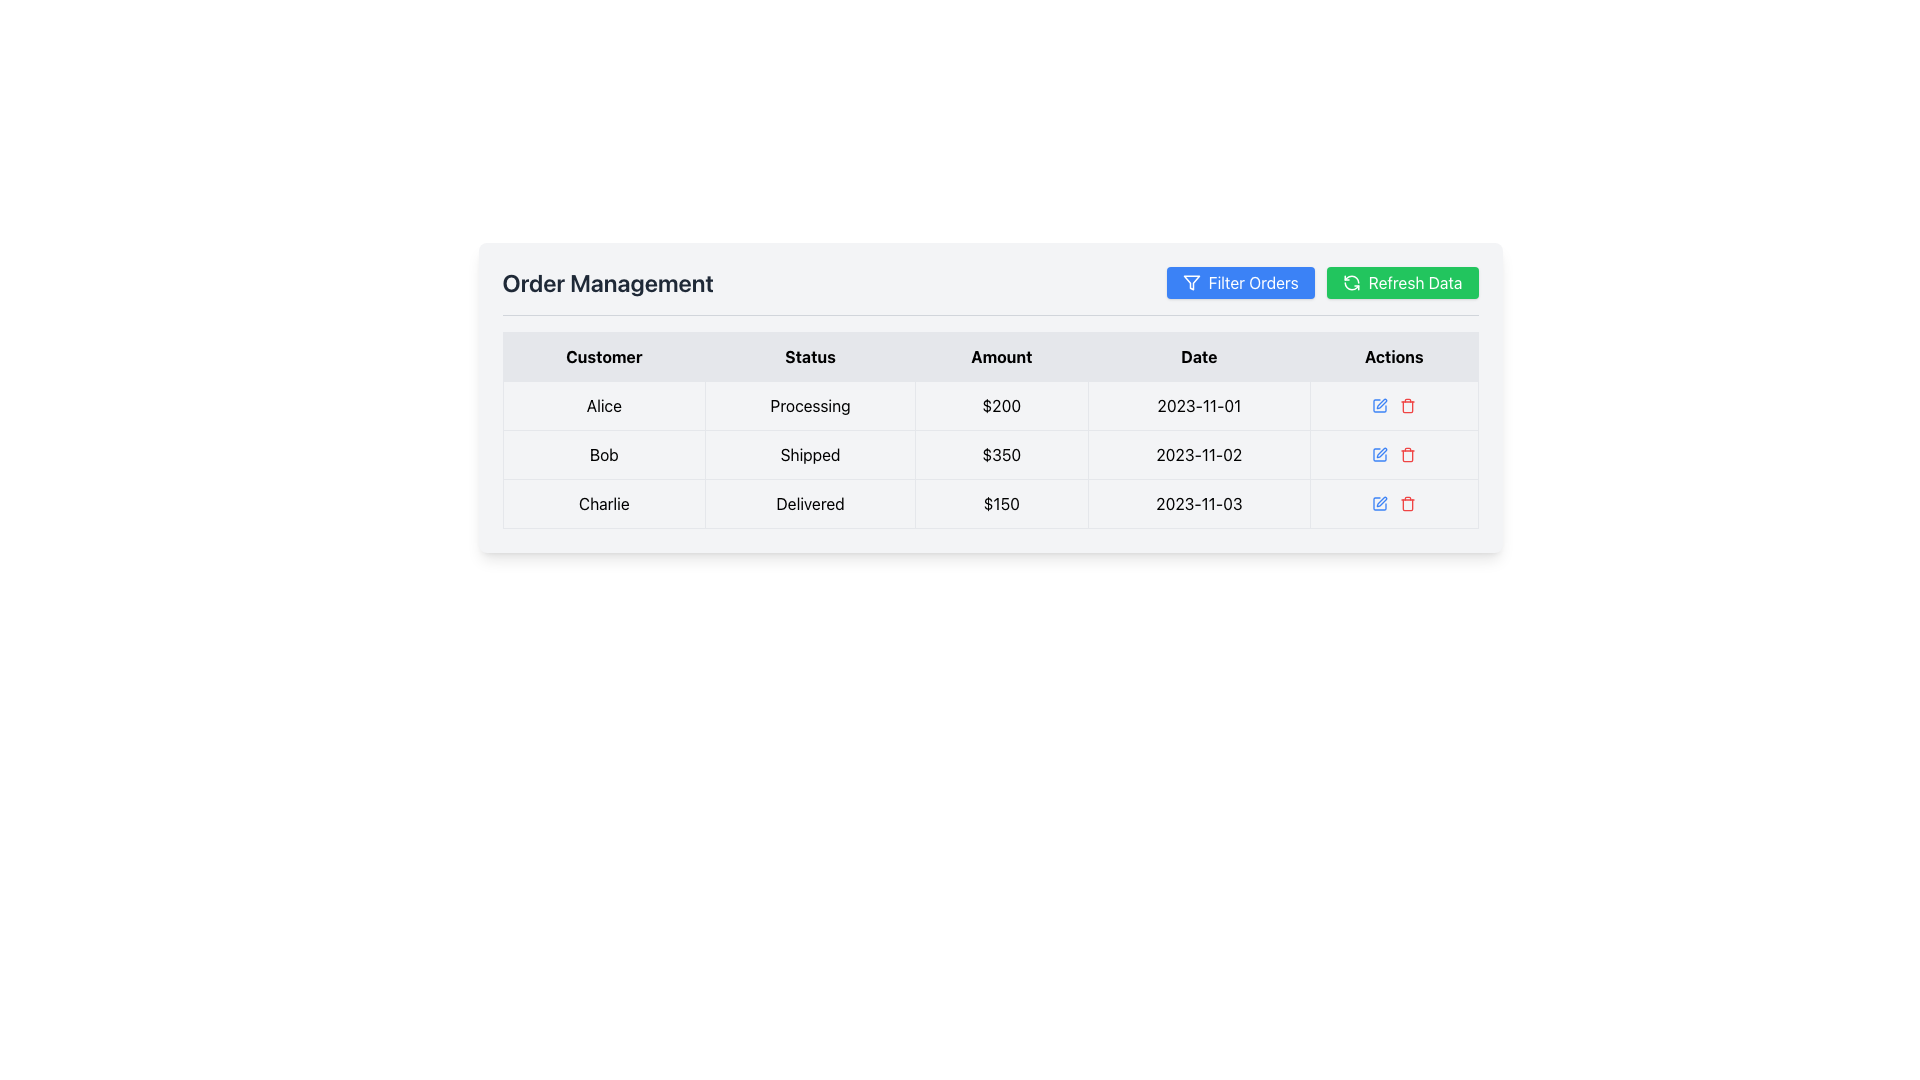 Image resolution: width=1920 pixels, height=1080 pixels. What do you see at coordinates (810, 455) in the screenshot?
I see `the static text label that indicates the shipping status for the order associated with 'Bob' in the second row of the table under the 'Status' column` at bounding box center [810, 455].